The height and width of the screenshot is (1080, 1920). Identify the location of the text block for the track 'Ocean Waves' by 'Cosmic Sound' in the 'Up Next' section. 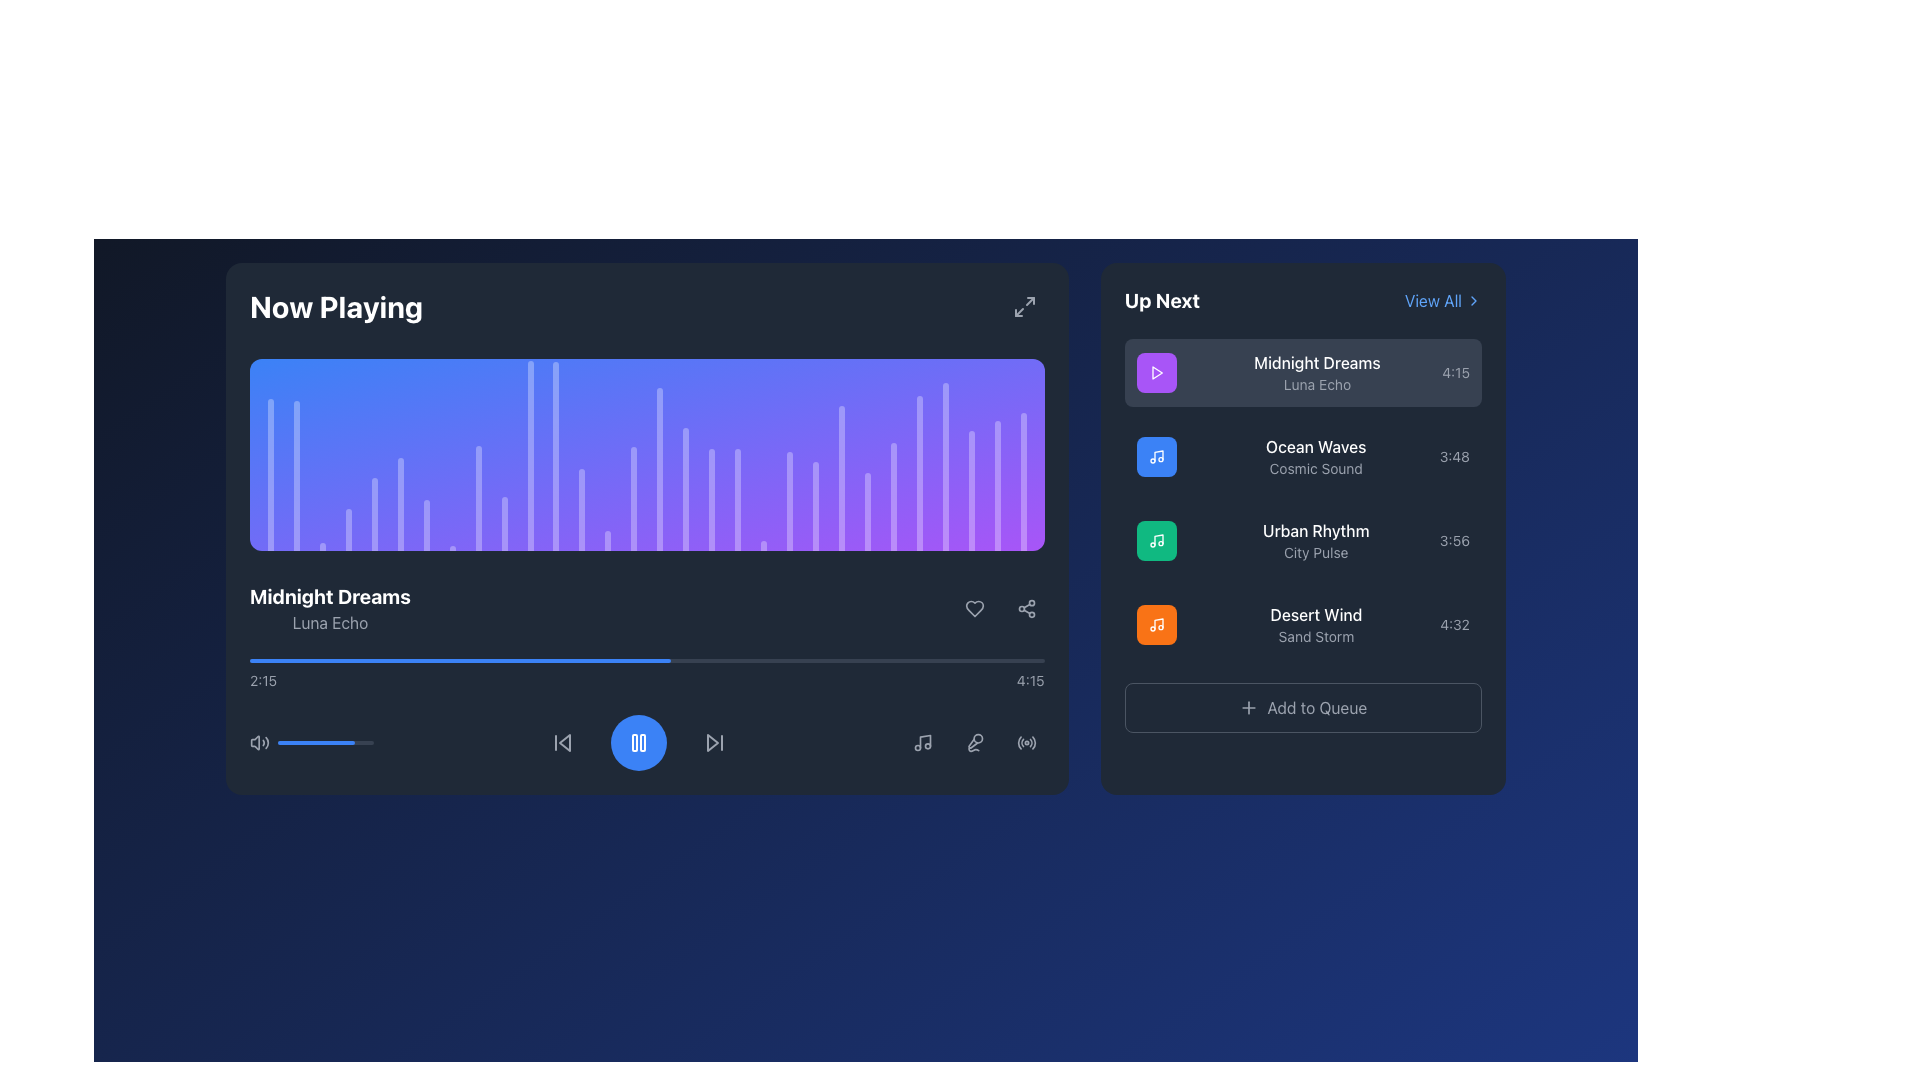
(1316, 456).